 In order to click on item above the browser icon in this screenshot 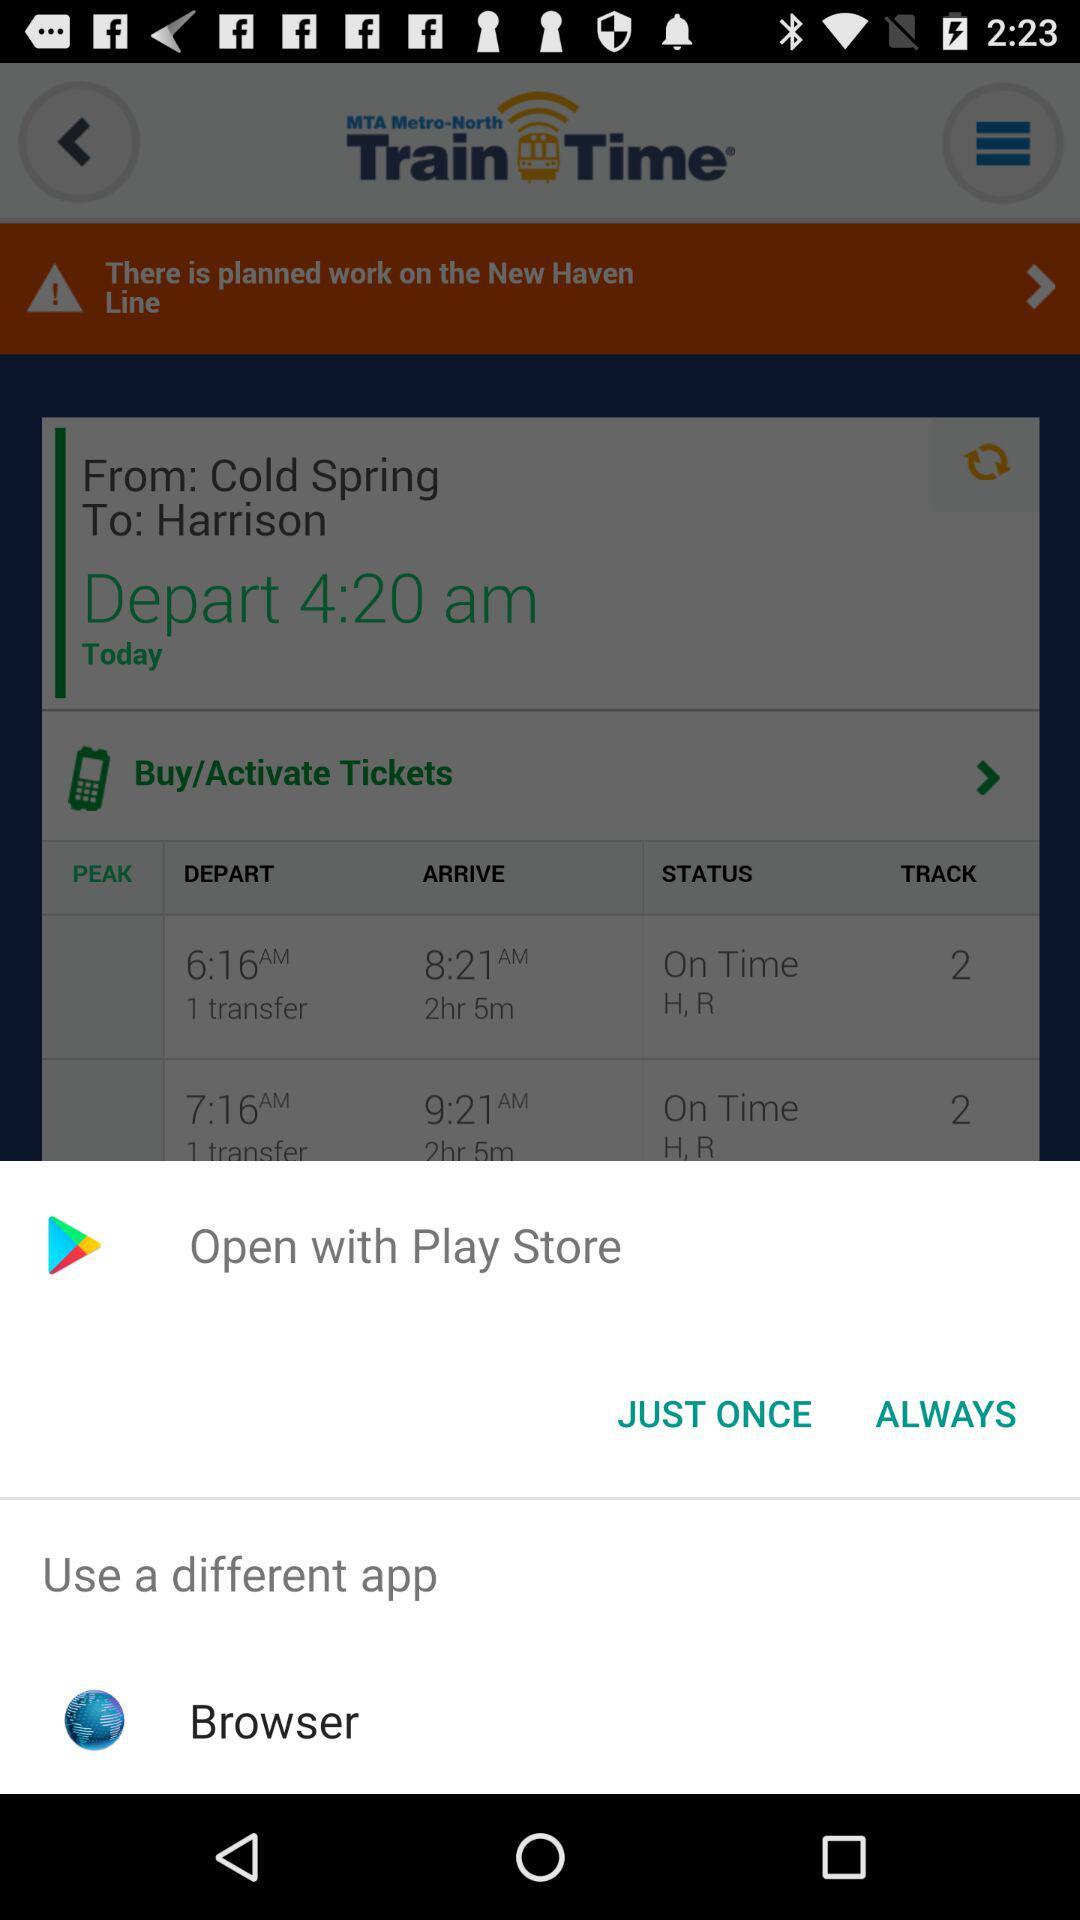, I will do `click(540, 1572)`.